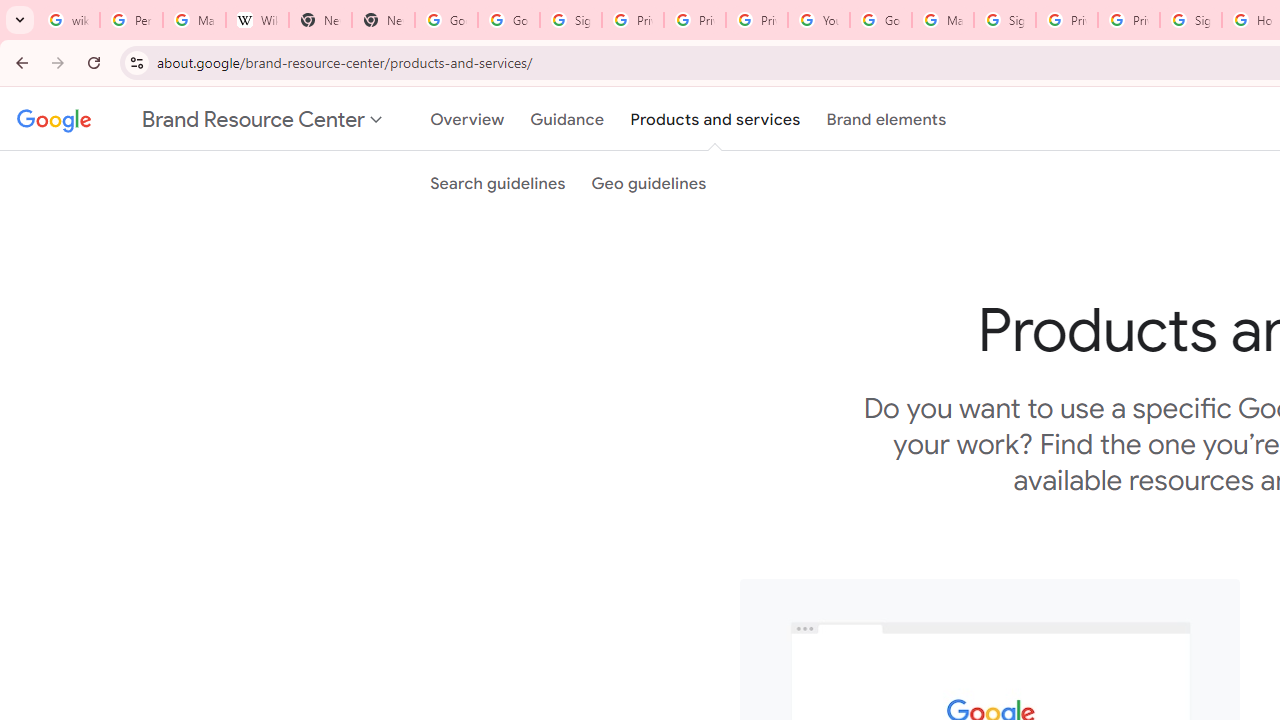  Describe the element at coordinates (566, 119) in the screenshot. I see `'Guidance'` at that location.